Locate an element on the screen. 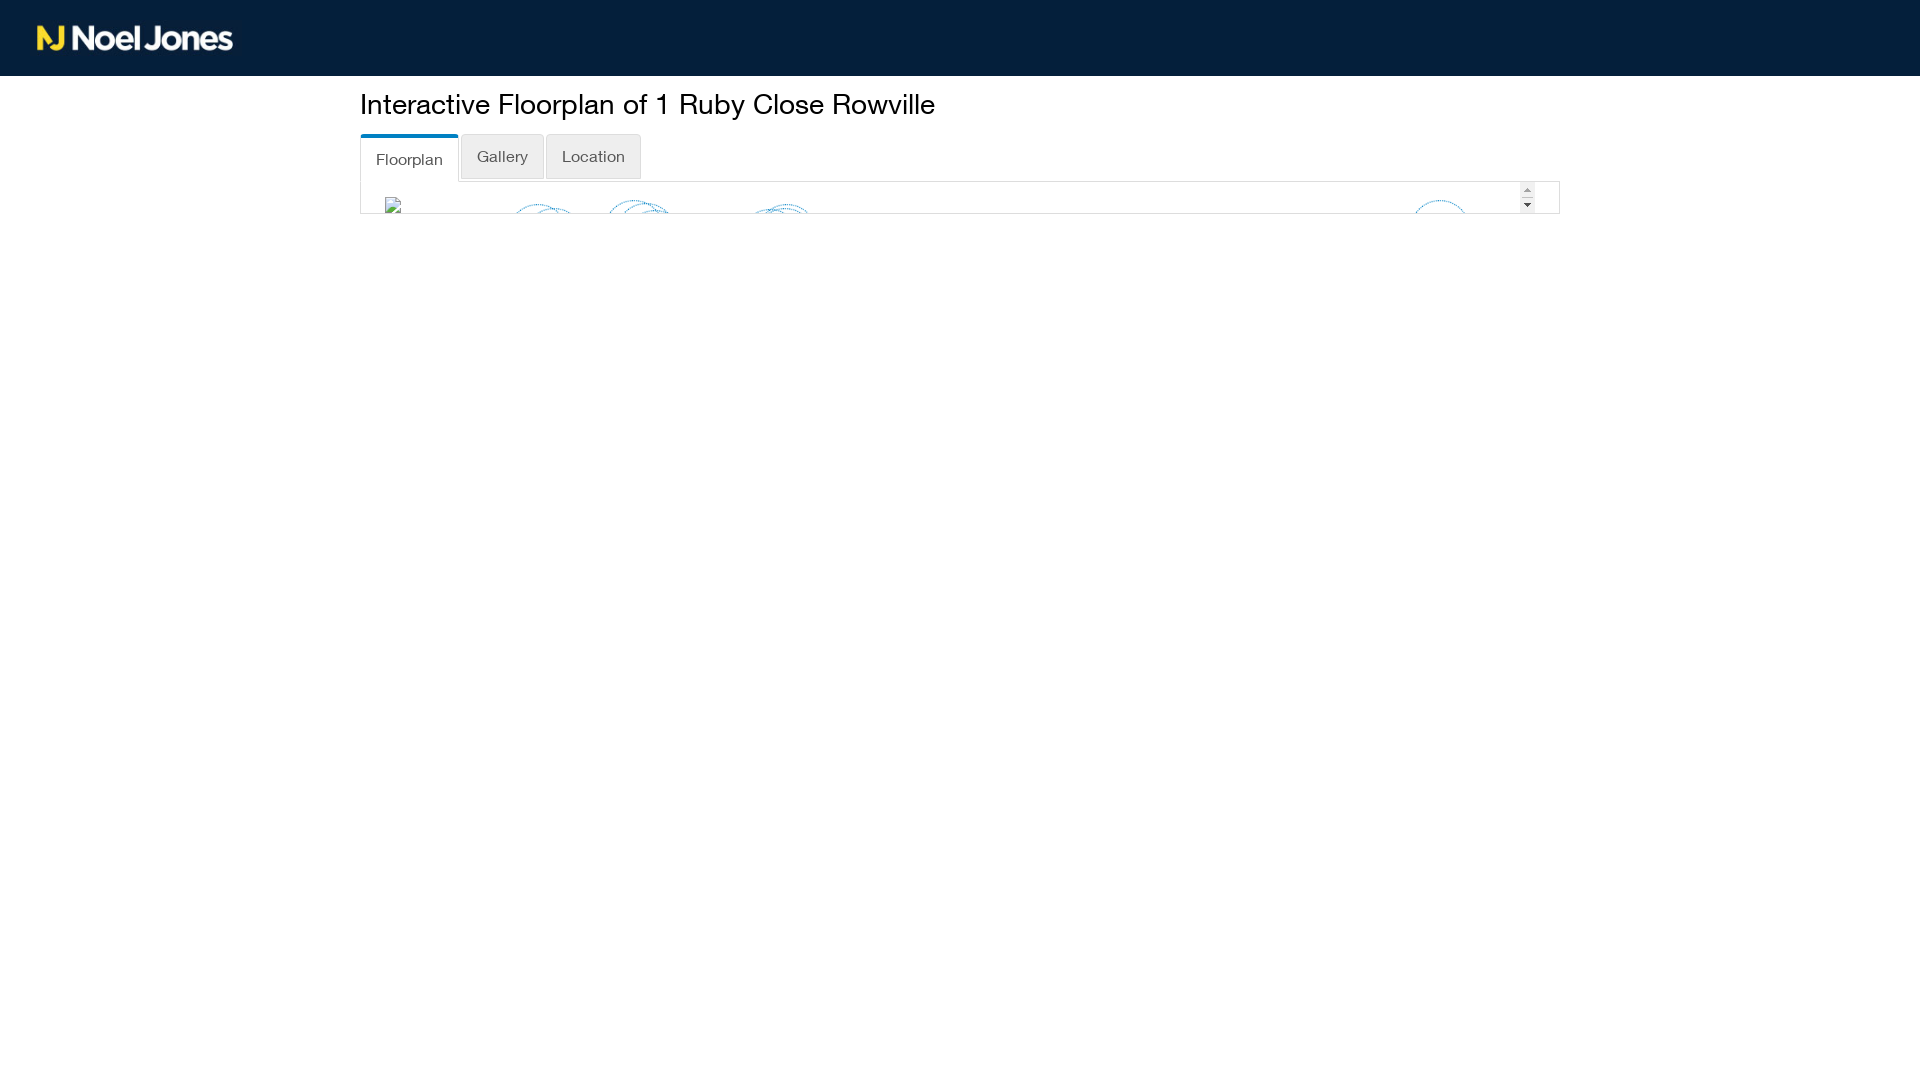 The width and height of the screenshot is (1920, 1080). 'Location' is located at coordinates (592, 155).